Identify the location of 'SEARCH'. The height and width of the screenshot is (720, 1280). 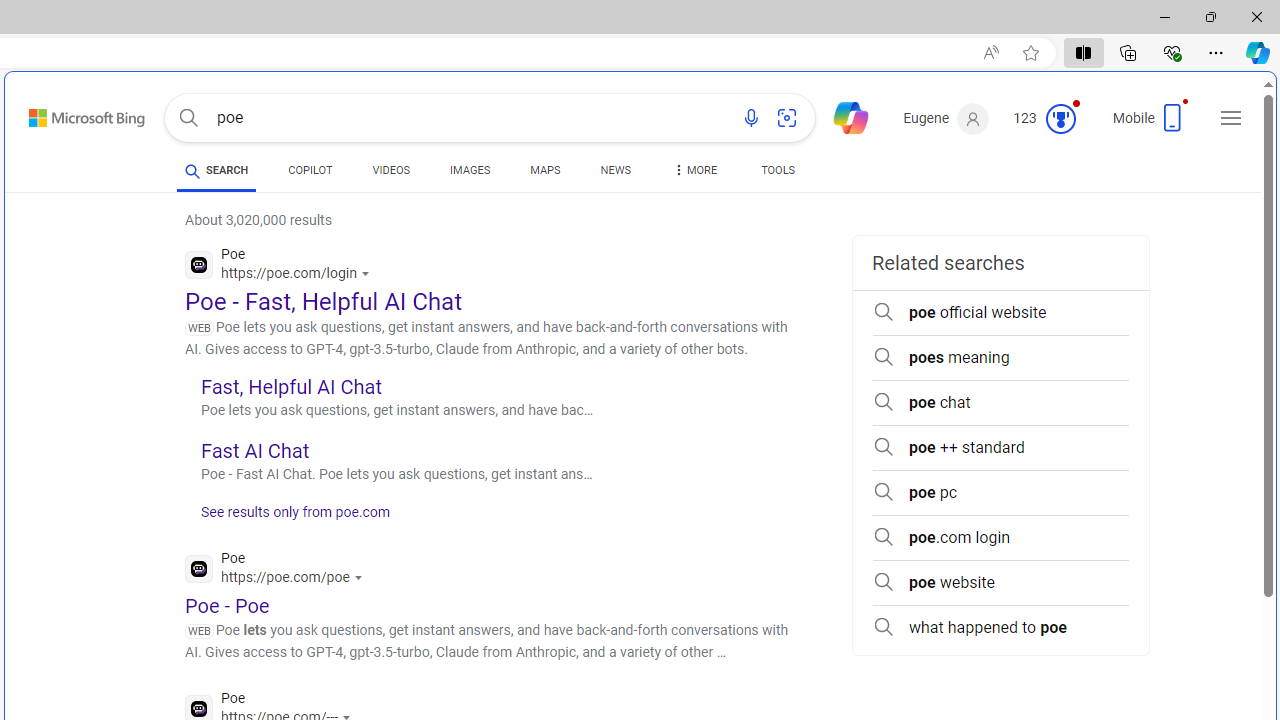
(216, 170).